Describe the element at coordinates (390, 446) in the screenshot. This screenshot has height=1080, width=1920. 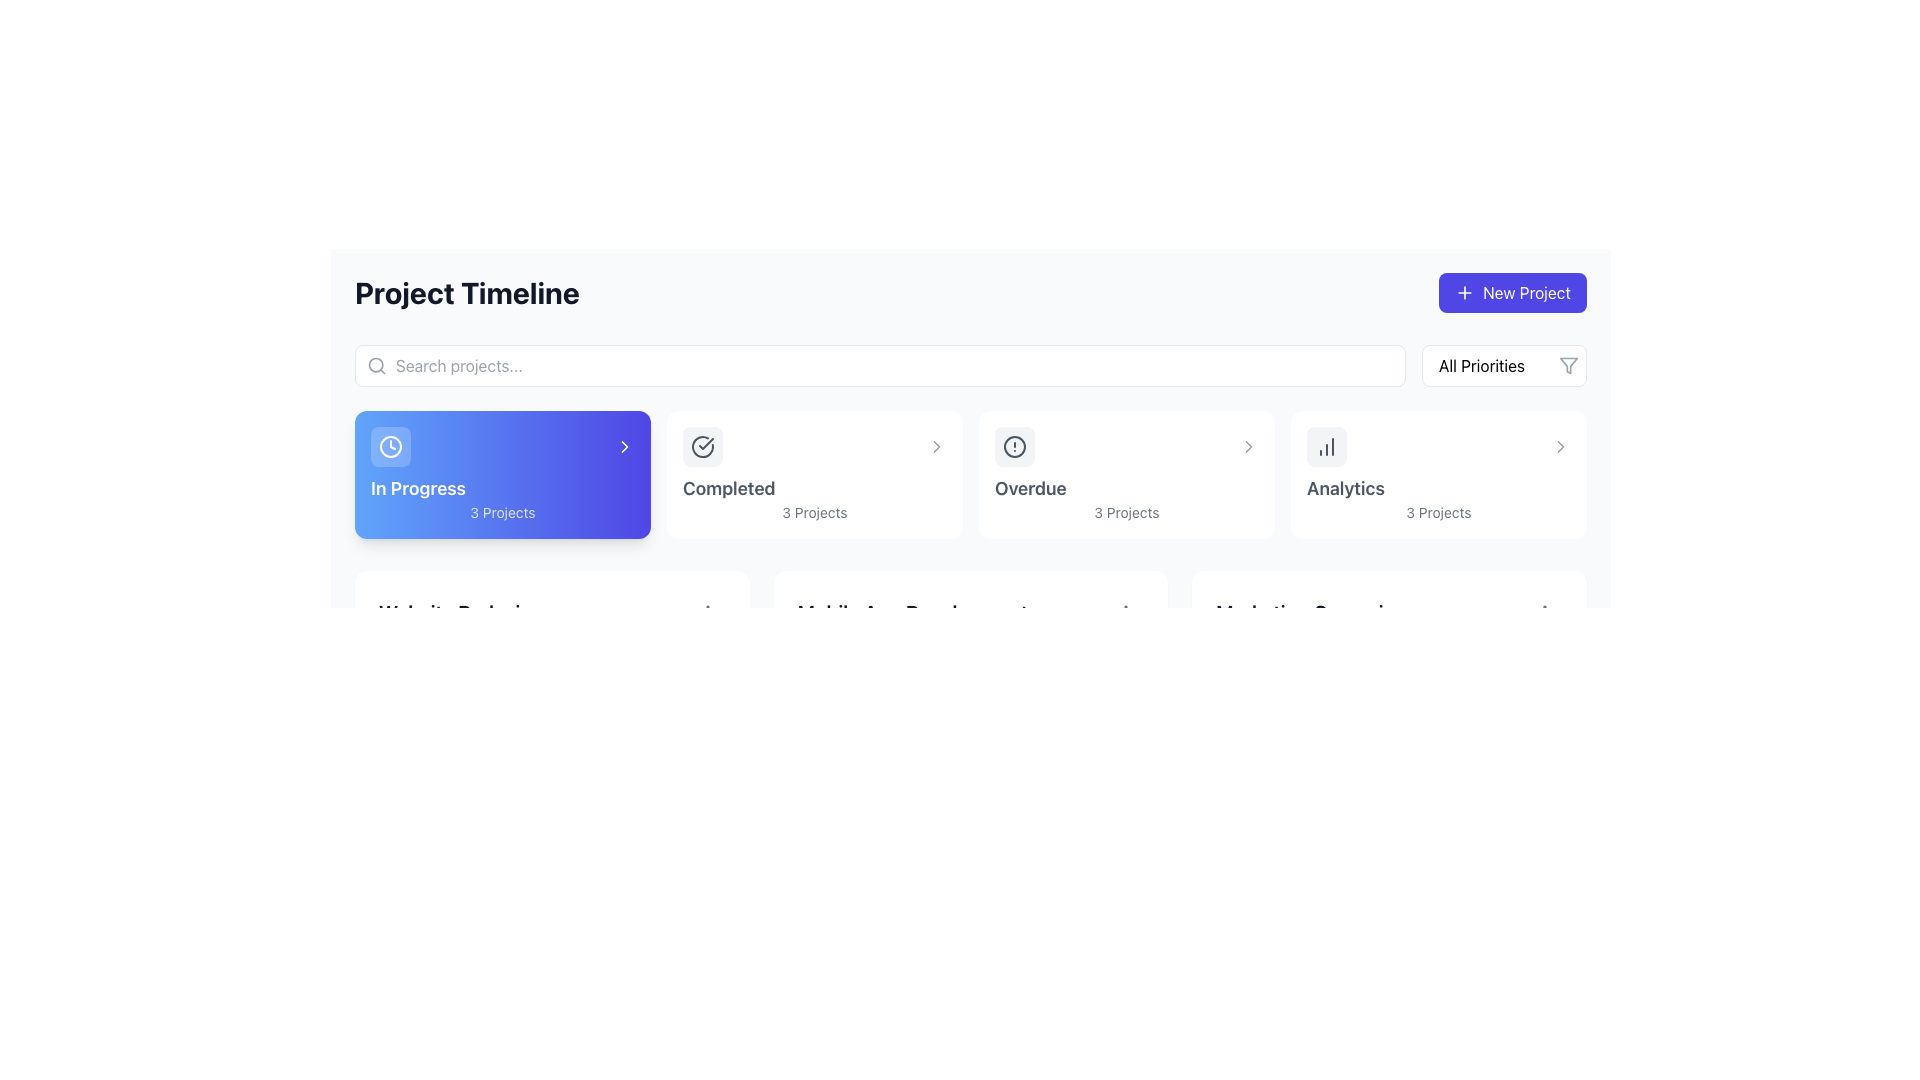
I see `the entire clock icon represented by the outer circular outline in the first card under the 'In Progress' section` at that location.